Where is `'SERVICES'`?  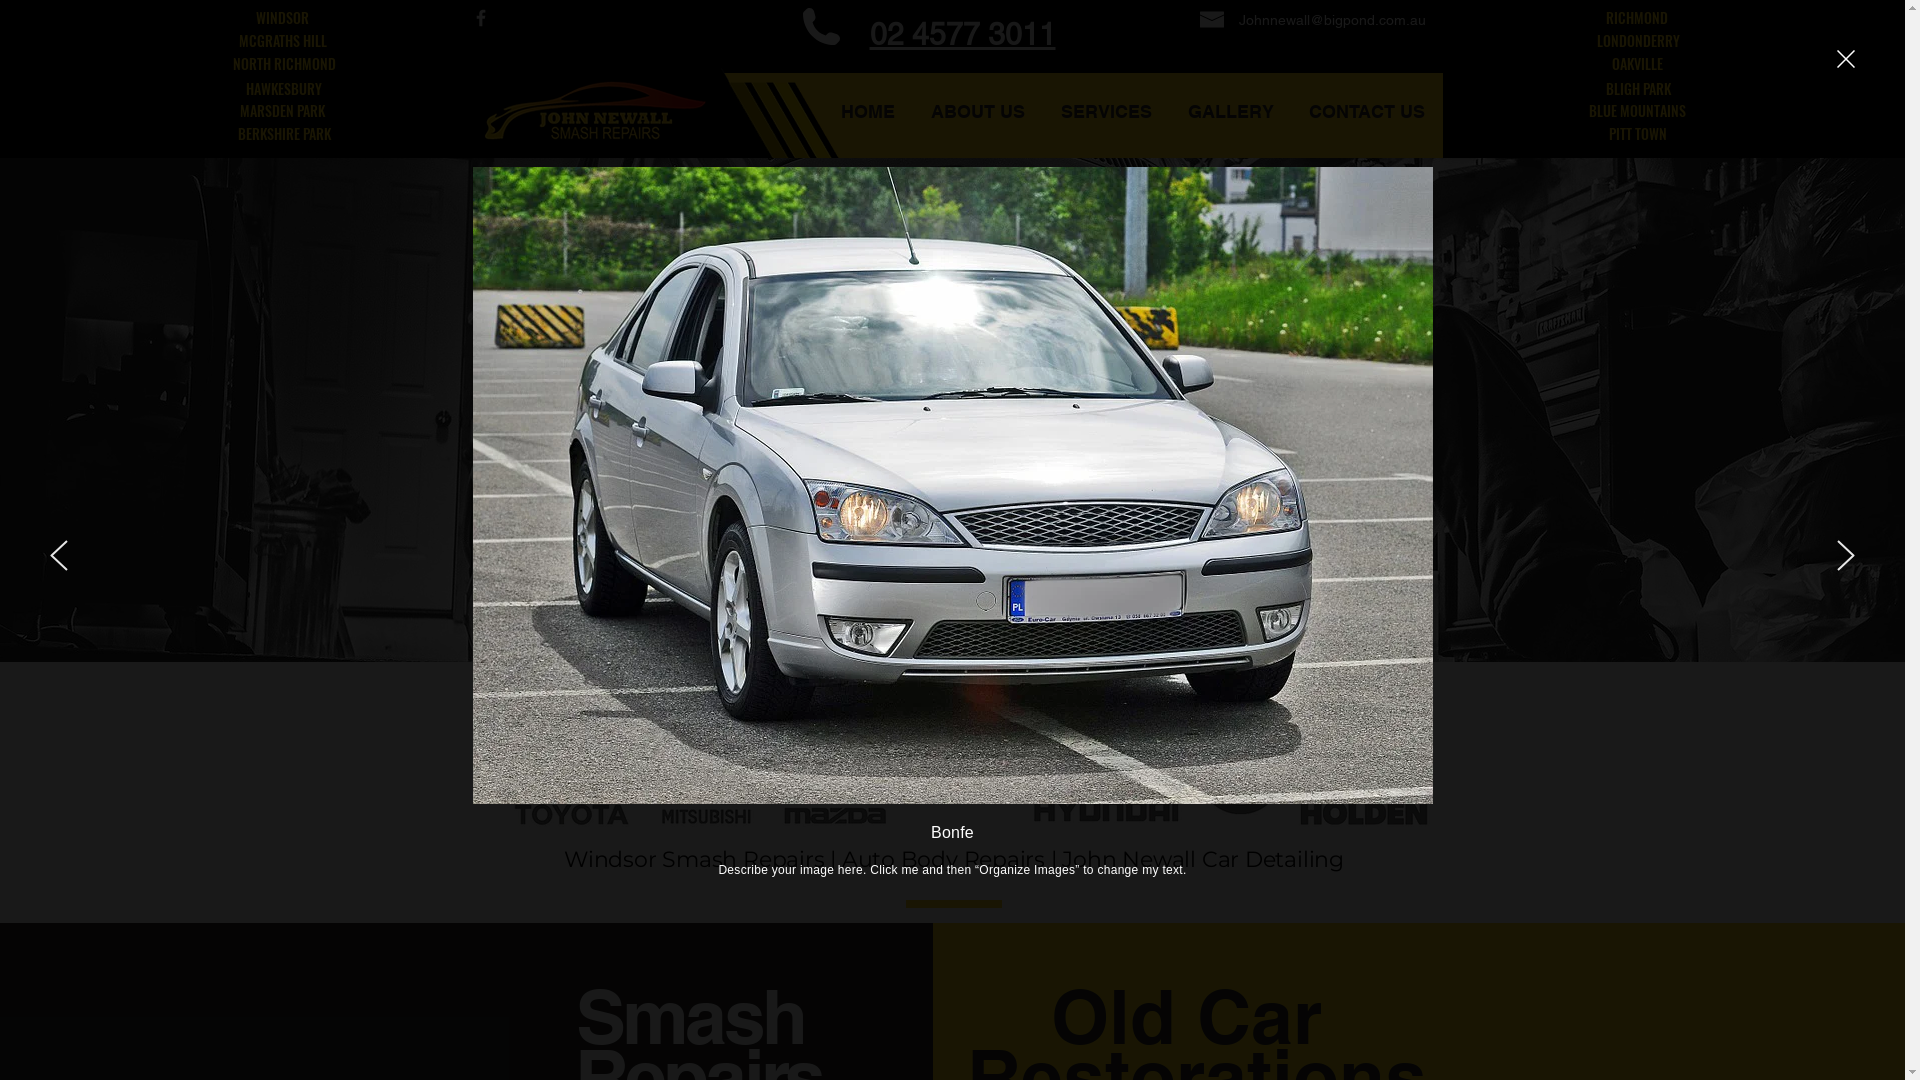
'SERVICES' is located at coordinates (1040, 110).